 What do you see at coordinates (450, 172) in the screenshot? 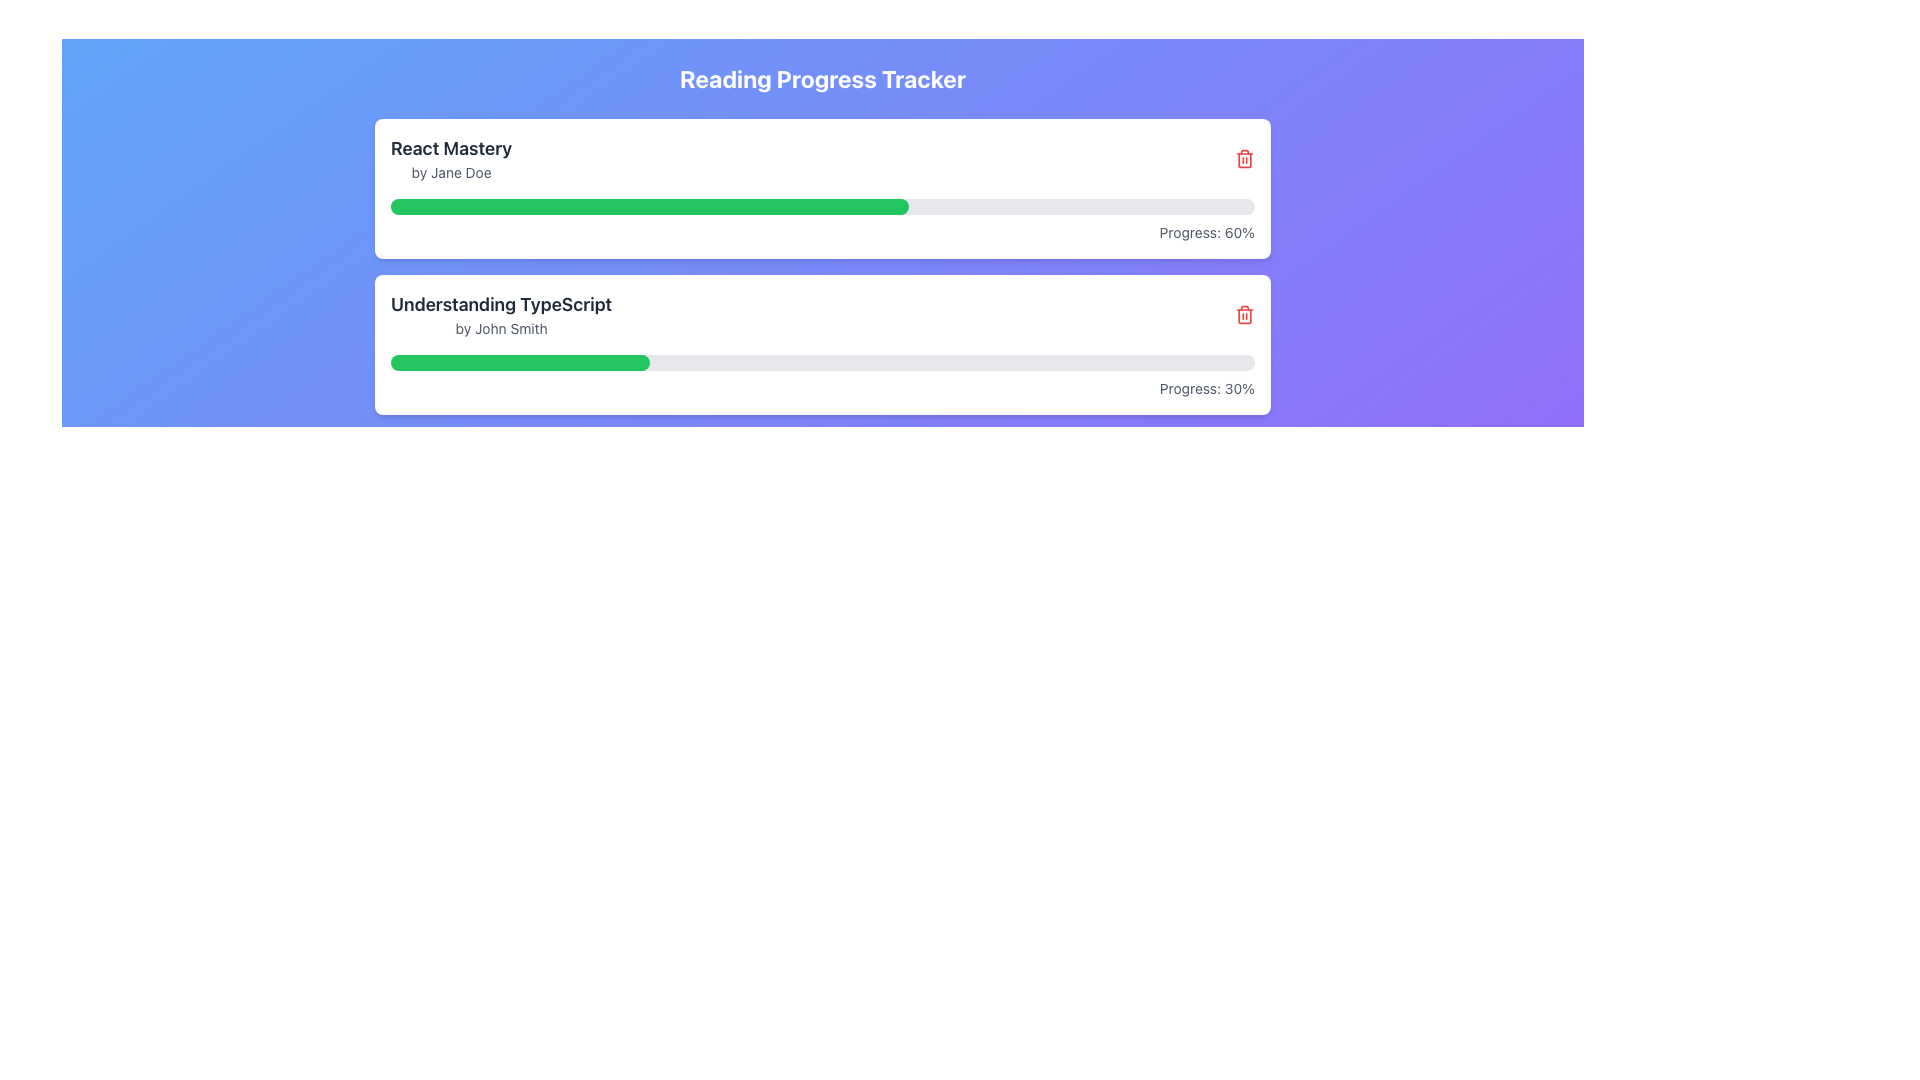
I see `the text label that reads 'by Jane Doe', which is located directly below the 'React Mastery' title in the top card, serving as an author attribution` at bounding box center [450, 172].